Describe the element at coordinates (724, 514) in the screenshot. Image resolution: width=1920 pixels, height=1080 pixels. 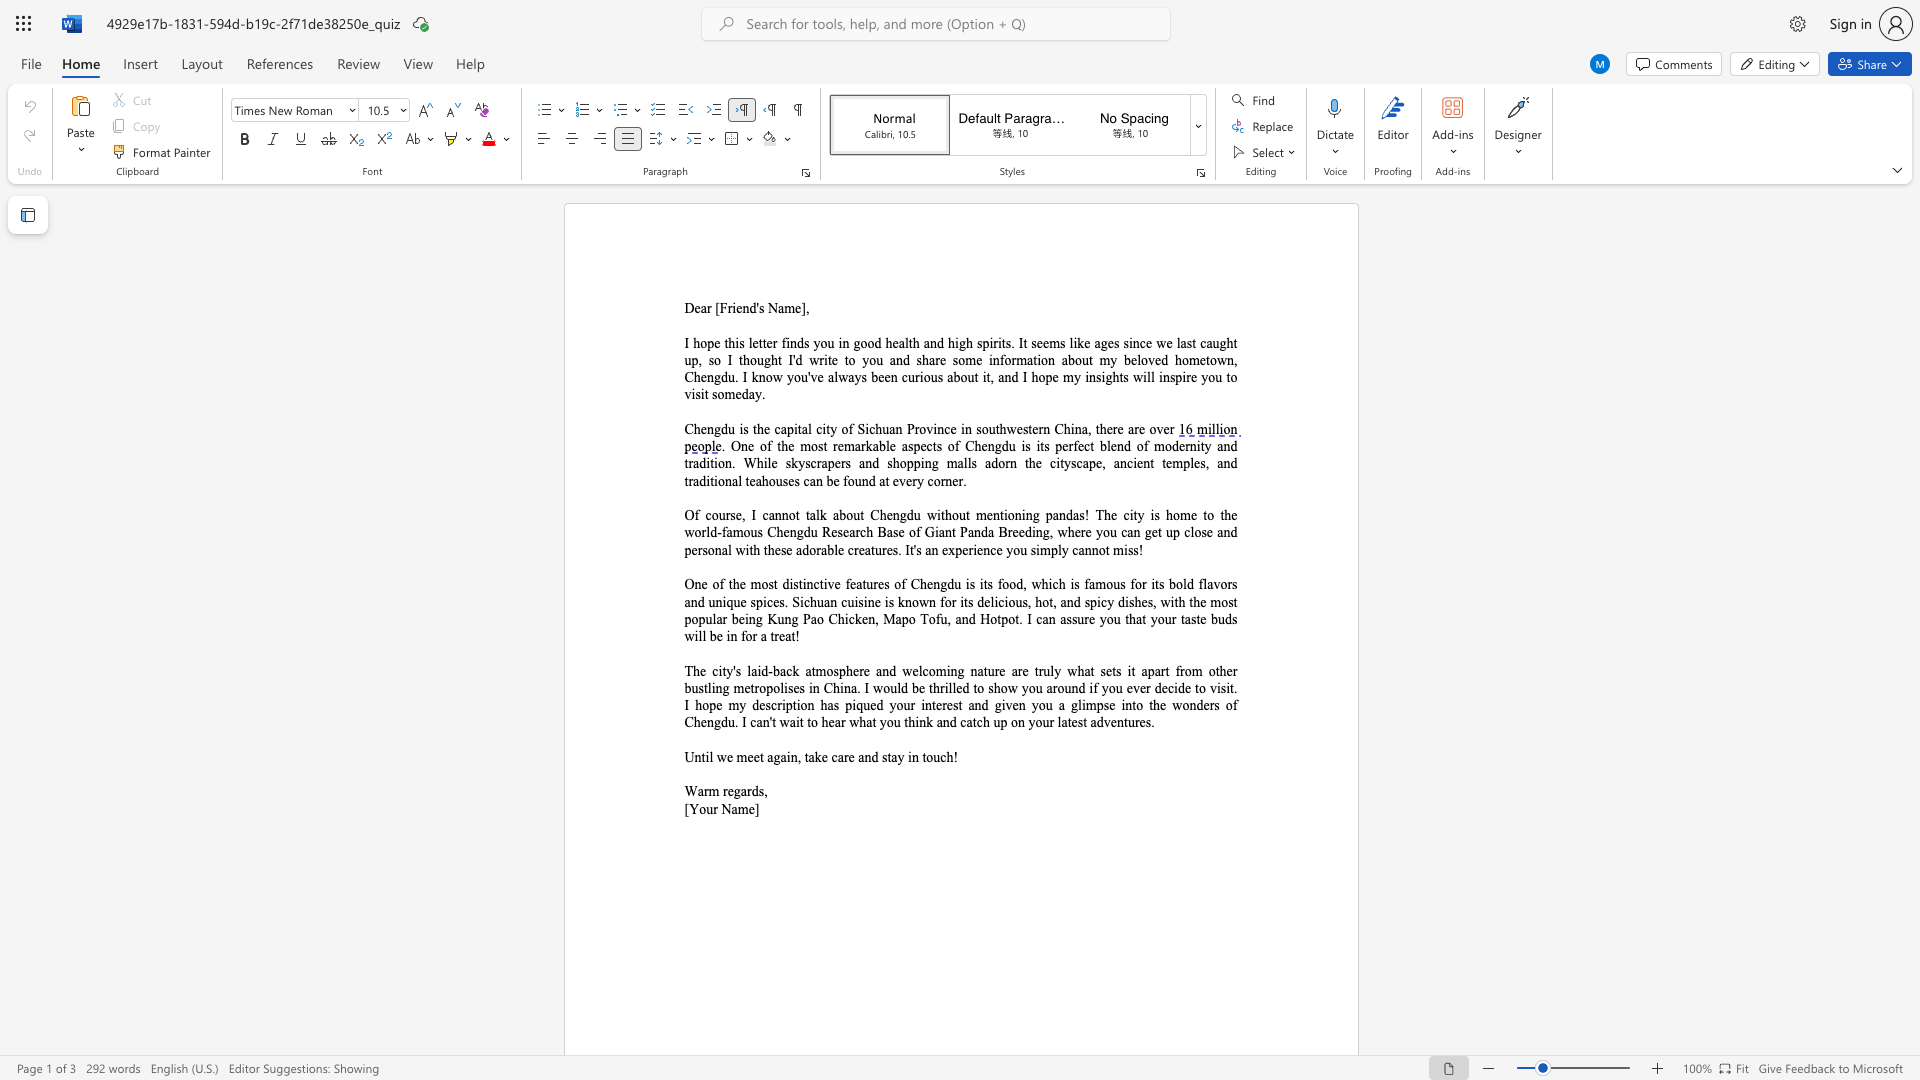
I see `the subset text "rse, I c" within the text "Of course, I cannot talk about Chengdu without mentioning pandas! The city is home to the world-famous Chengdu Research Base of Giant Panda Breeding, where you can get up close and personal with these adorable creatures."` at that location.